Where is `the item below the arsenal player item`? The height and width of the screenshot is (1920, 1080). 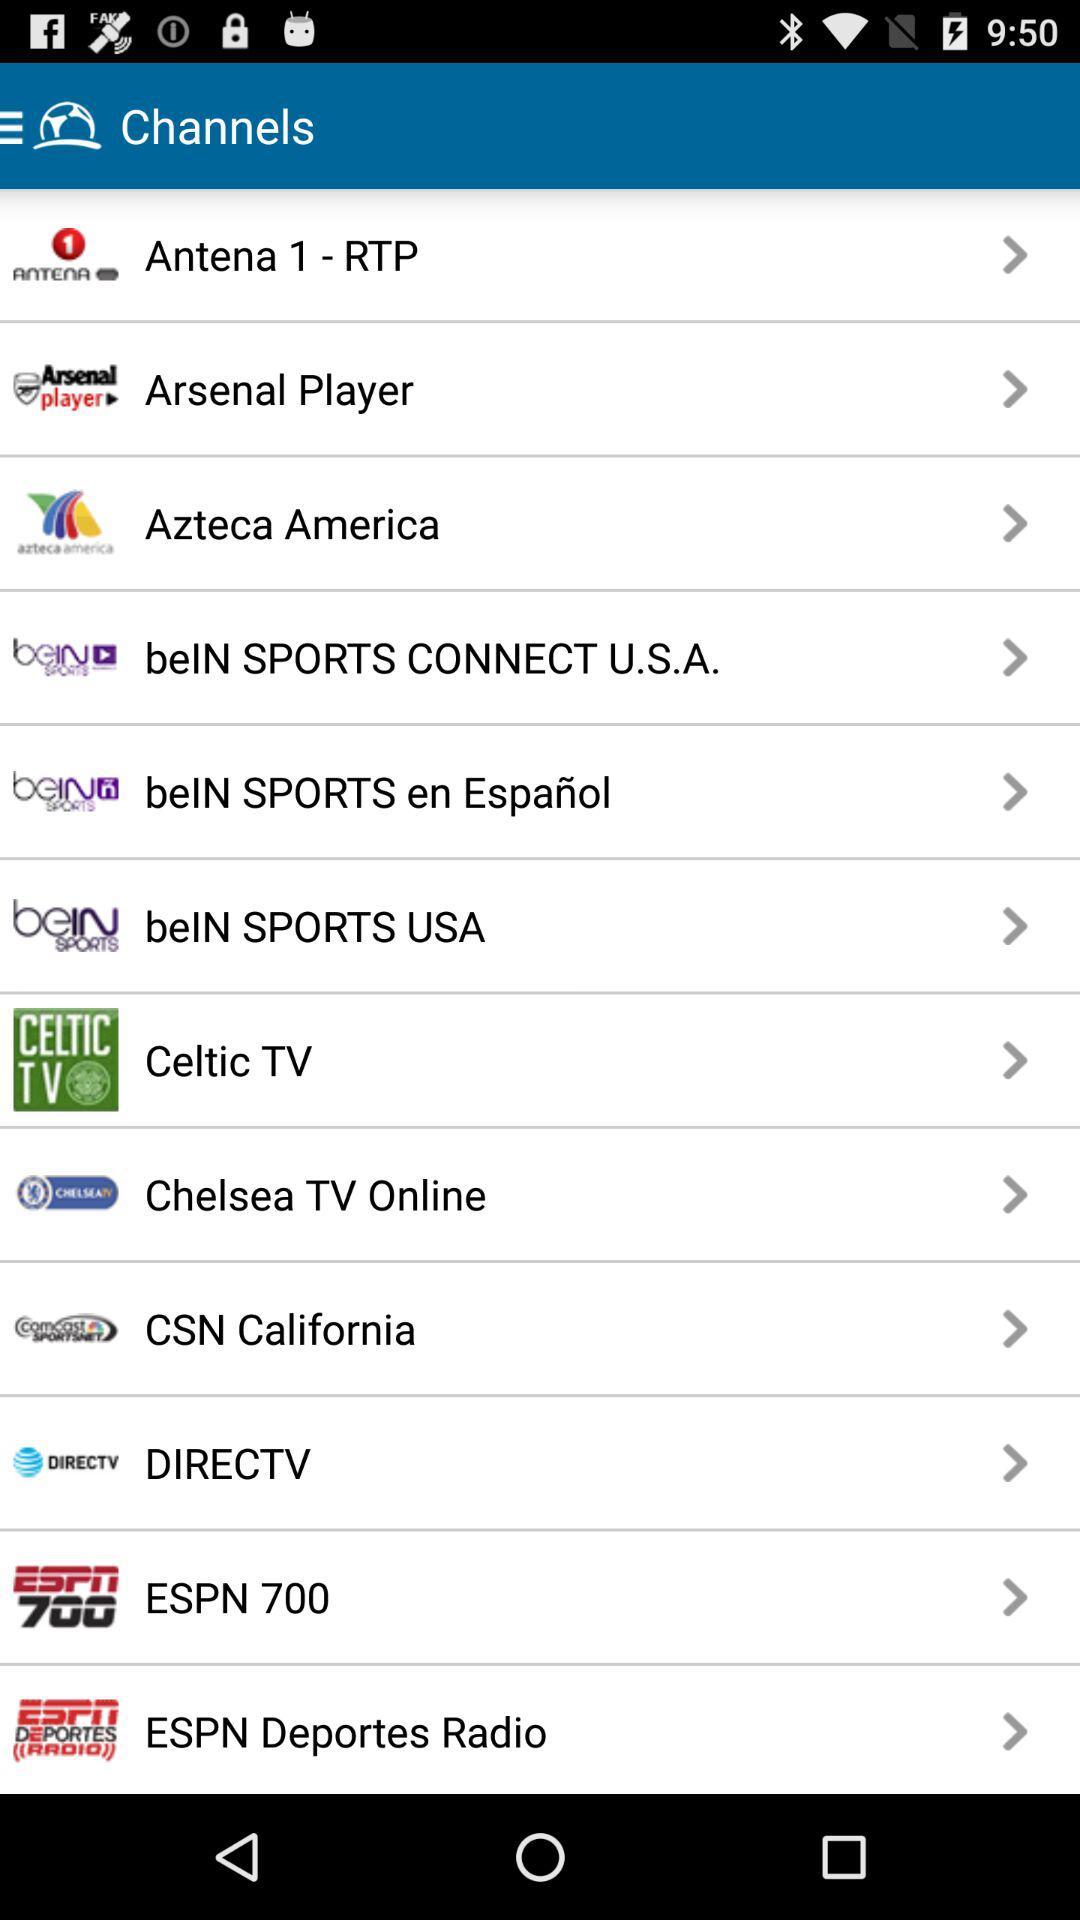 the item below the arsenal player item is located at coordinates (488, 522).